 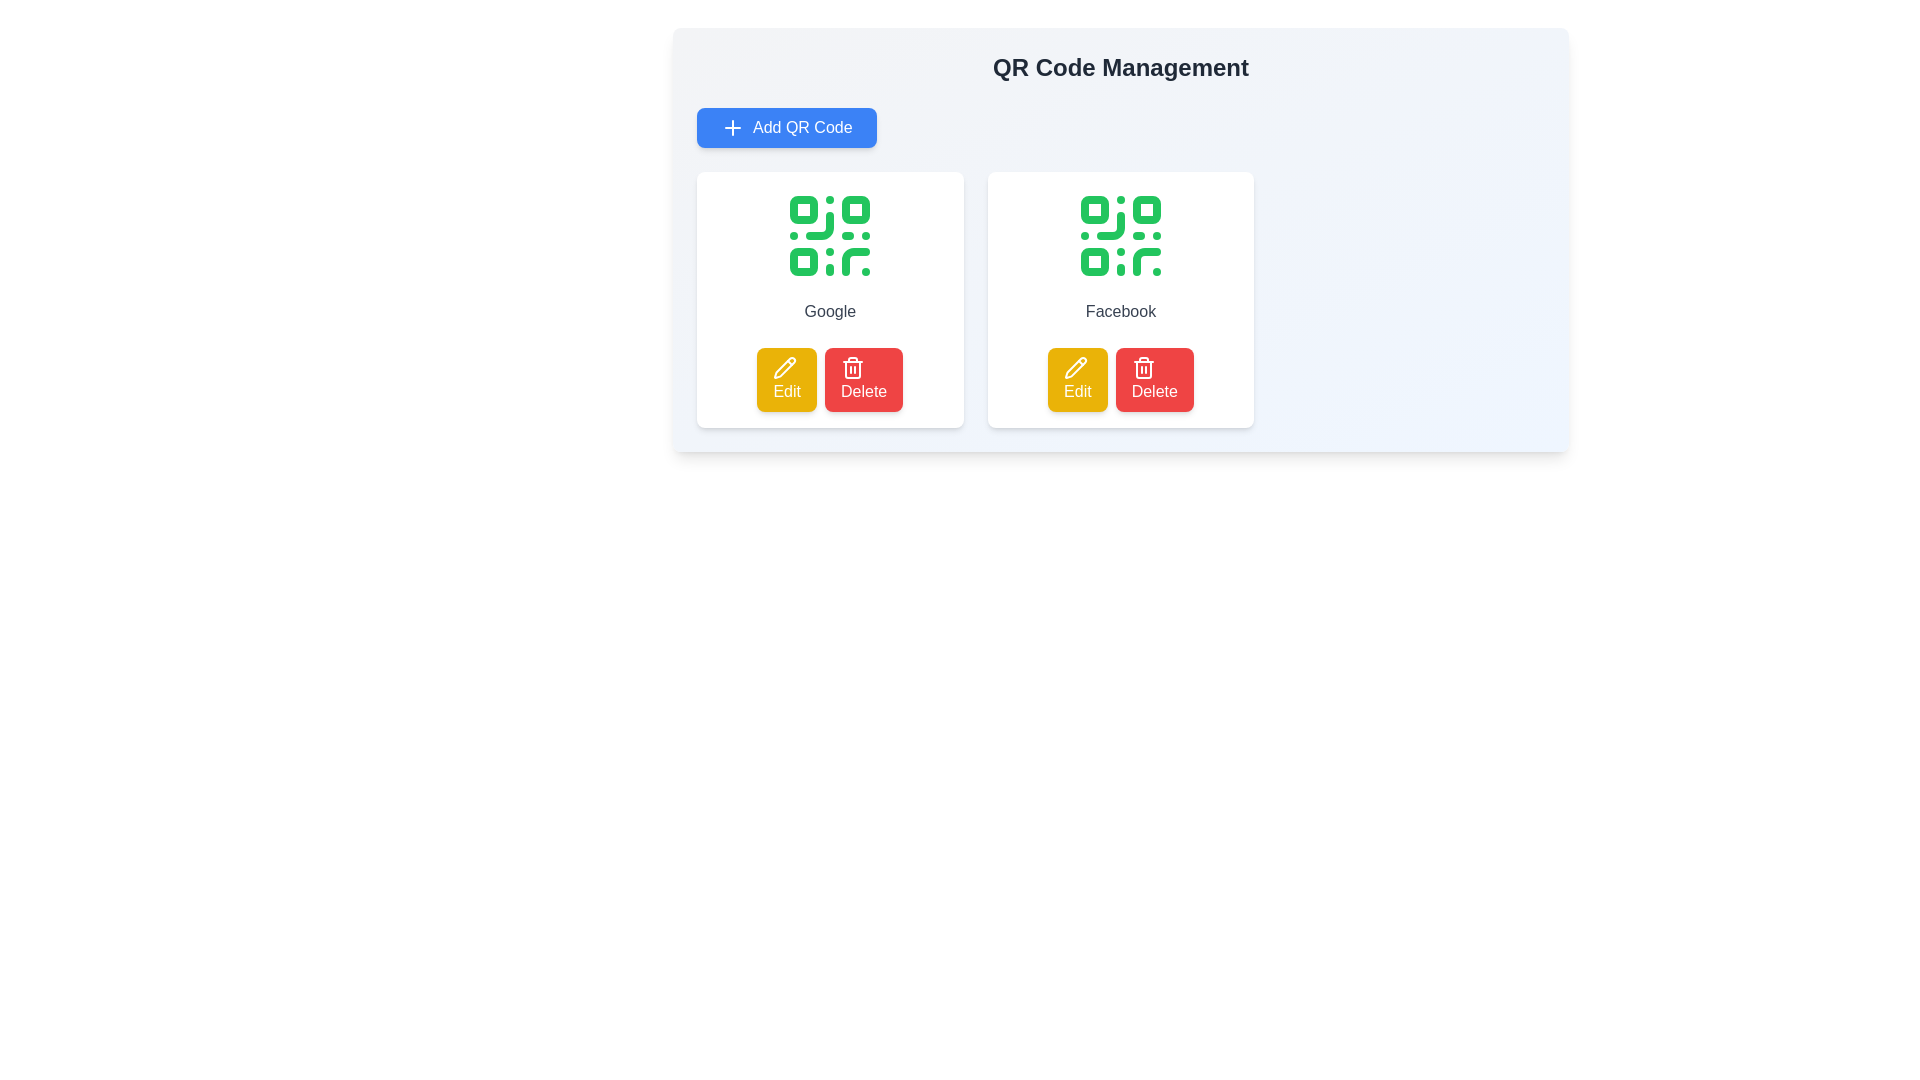 What do you see at coordinates (1120, 312) in the screenshot?
I see `the static text label displaying 'Facebook', which is centered in the second card of a pair of horizontally aligned cards, positioned below a green QR code and above 'Edit' and 'Delete' buttons` at bounding box center [1120, 312].